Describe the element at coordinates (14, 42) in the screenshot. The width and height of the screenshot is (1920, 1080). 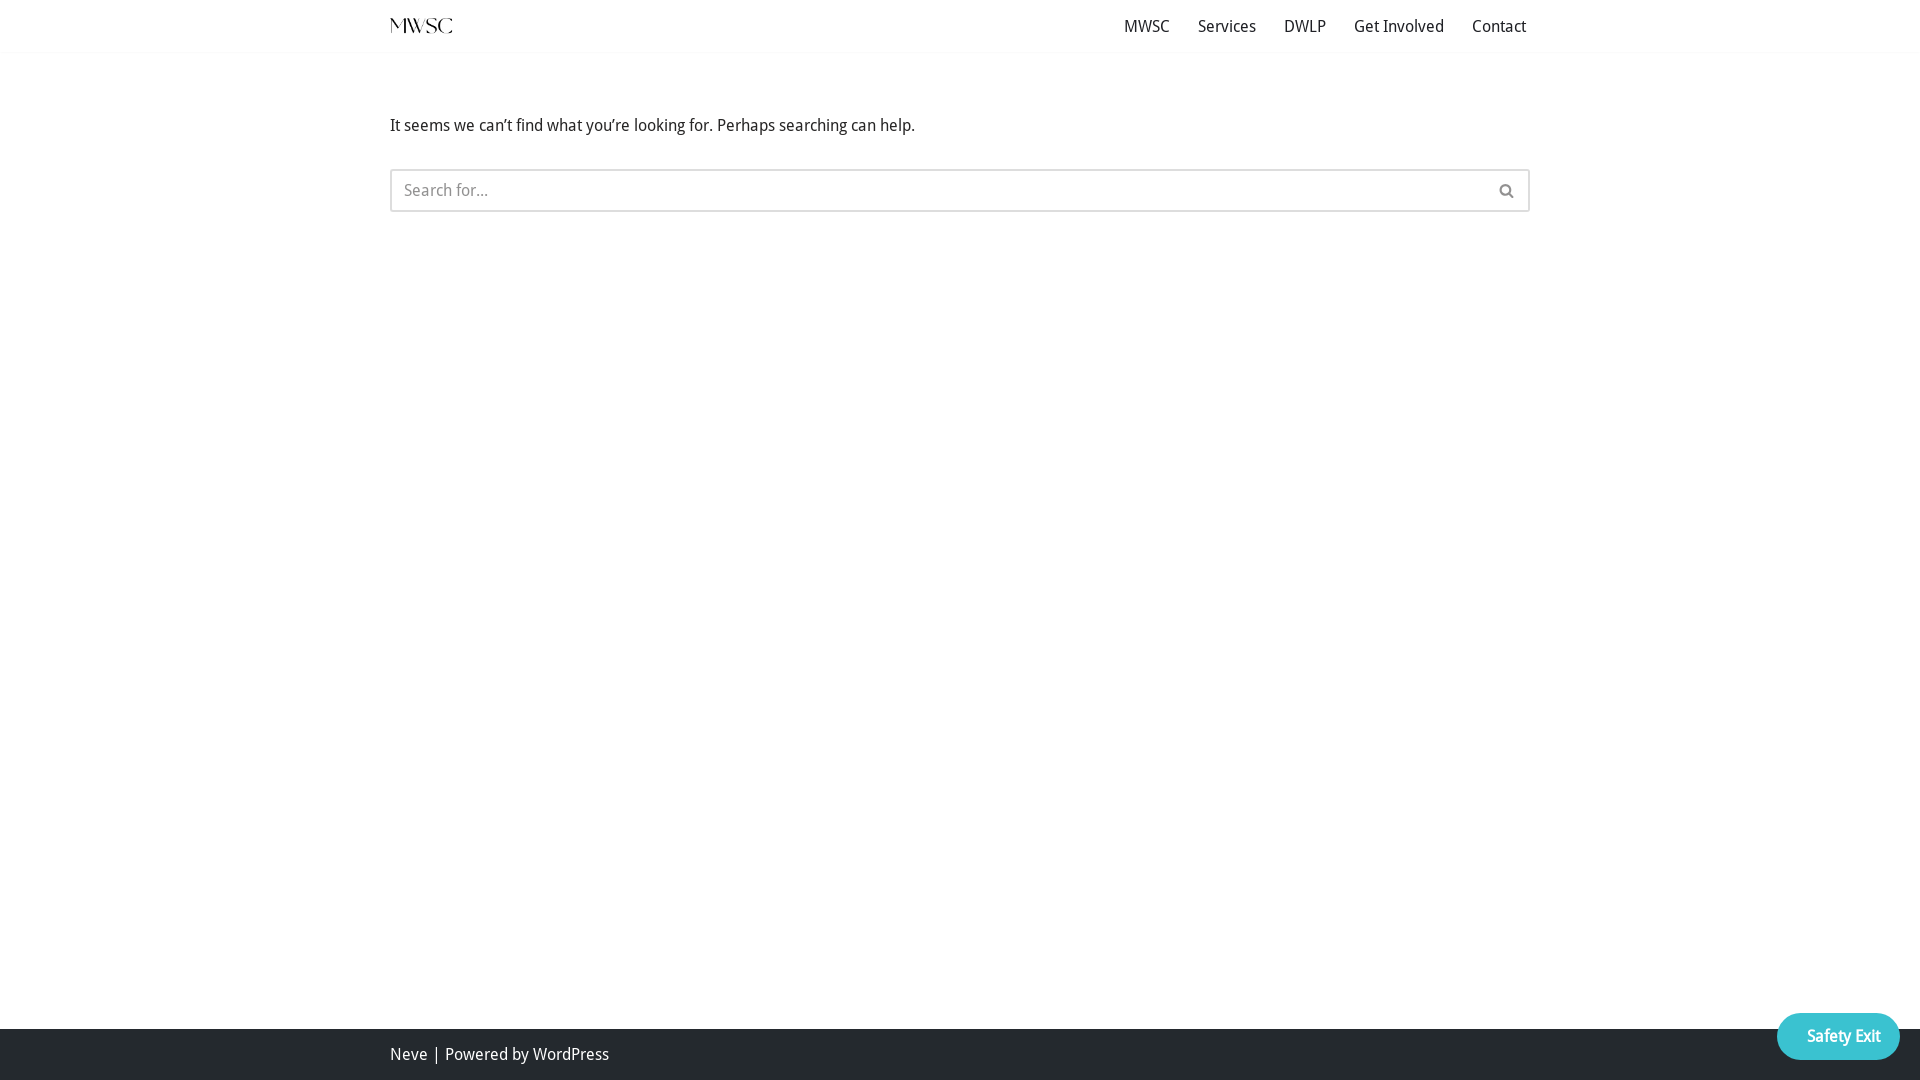
I see `'Skip to content'` at that location.